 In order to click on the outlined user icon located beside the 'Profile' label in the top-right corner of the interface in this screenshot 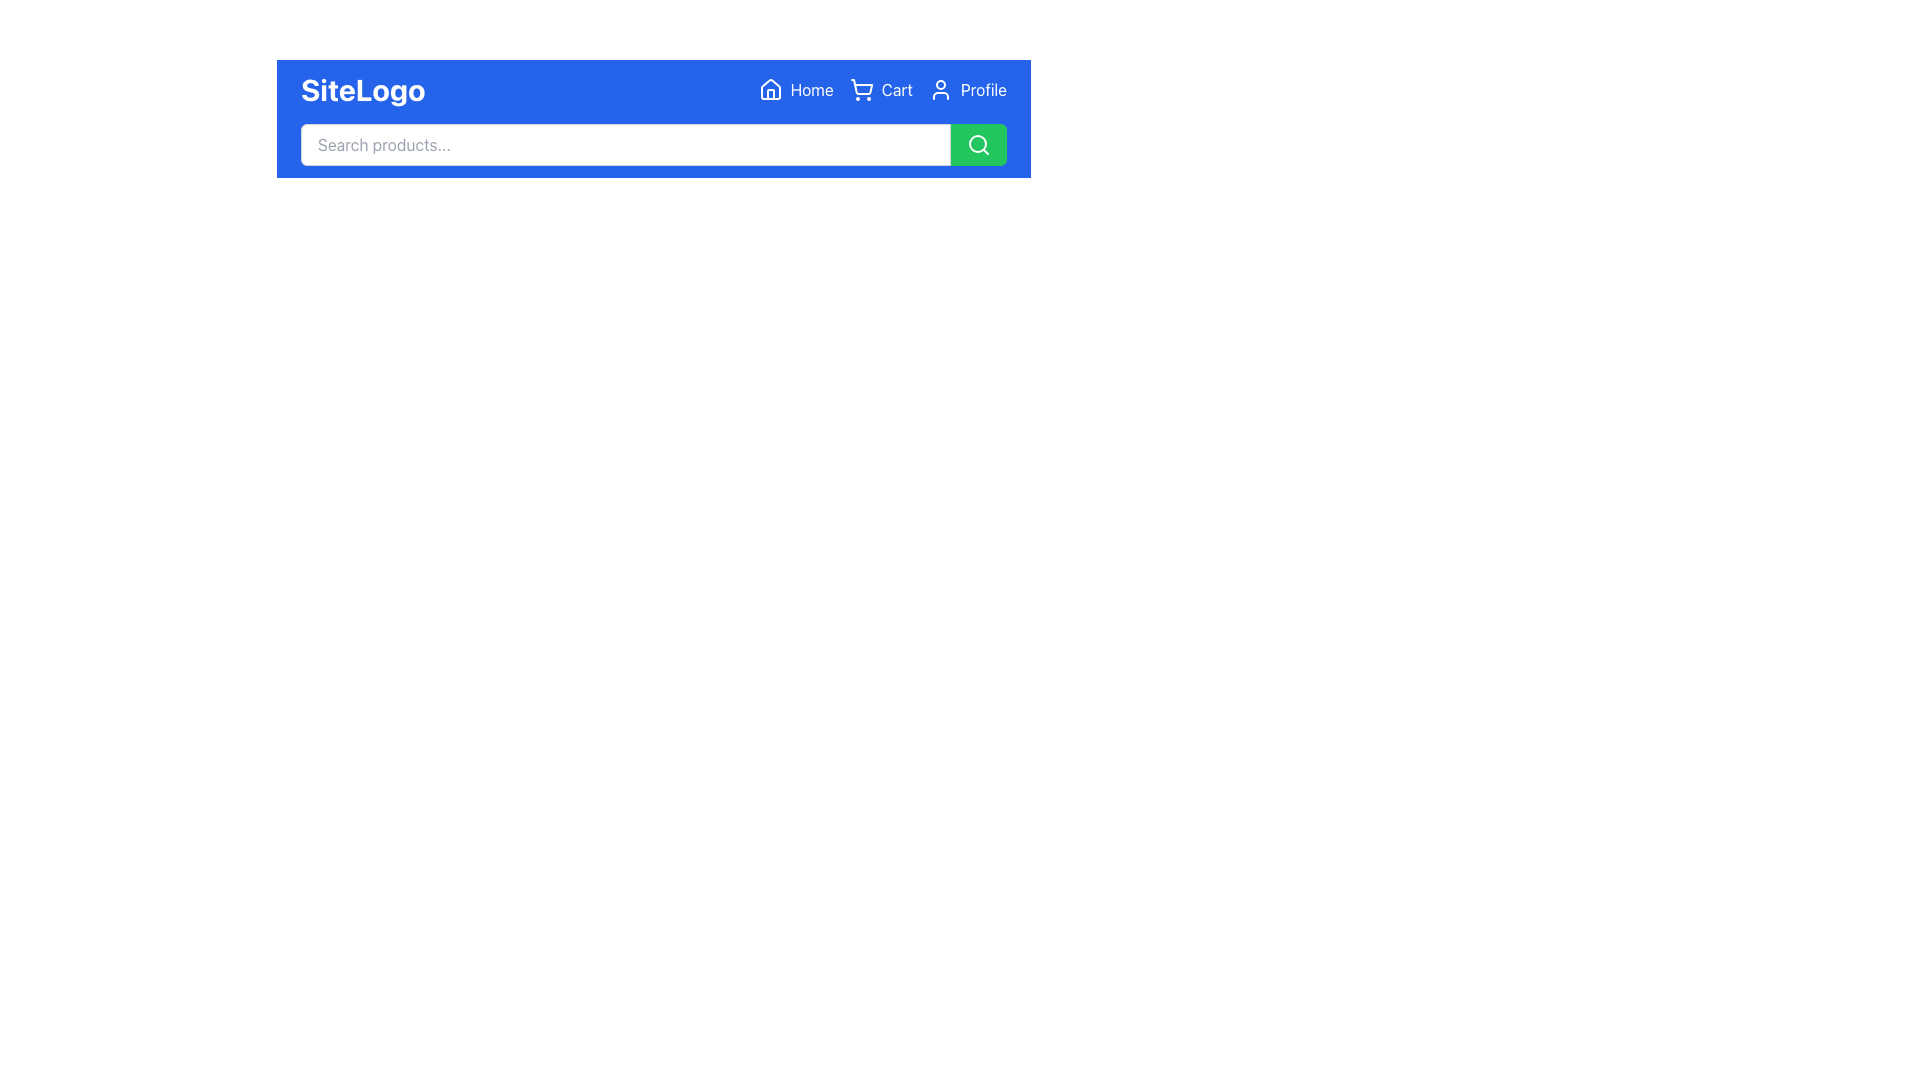, I will do `click(939, 88)`.